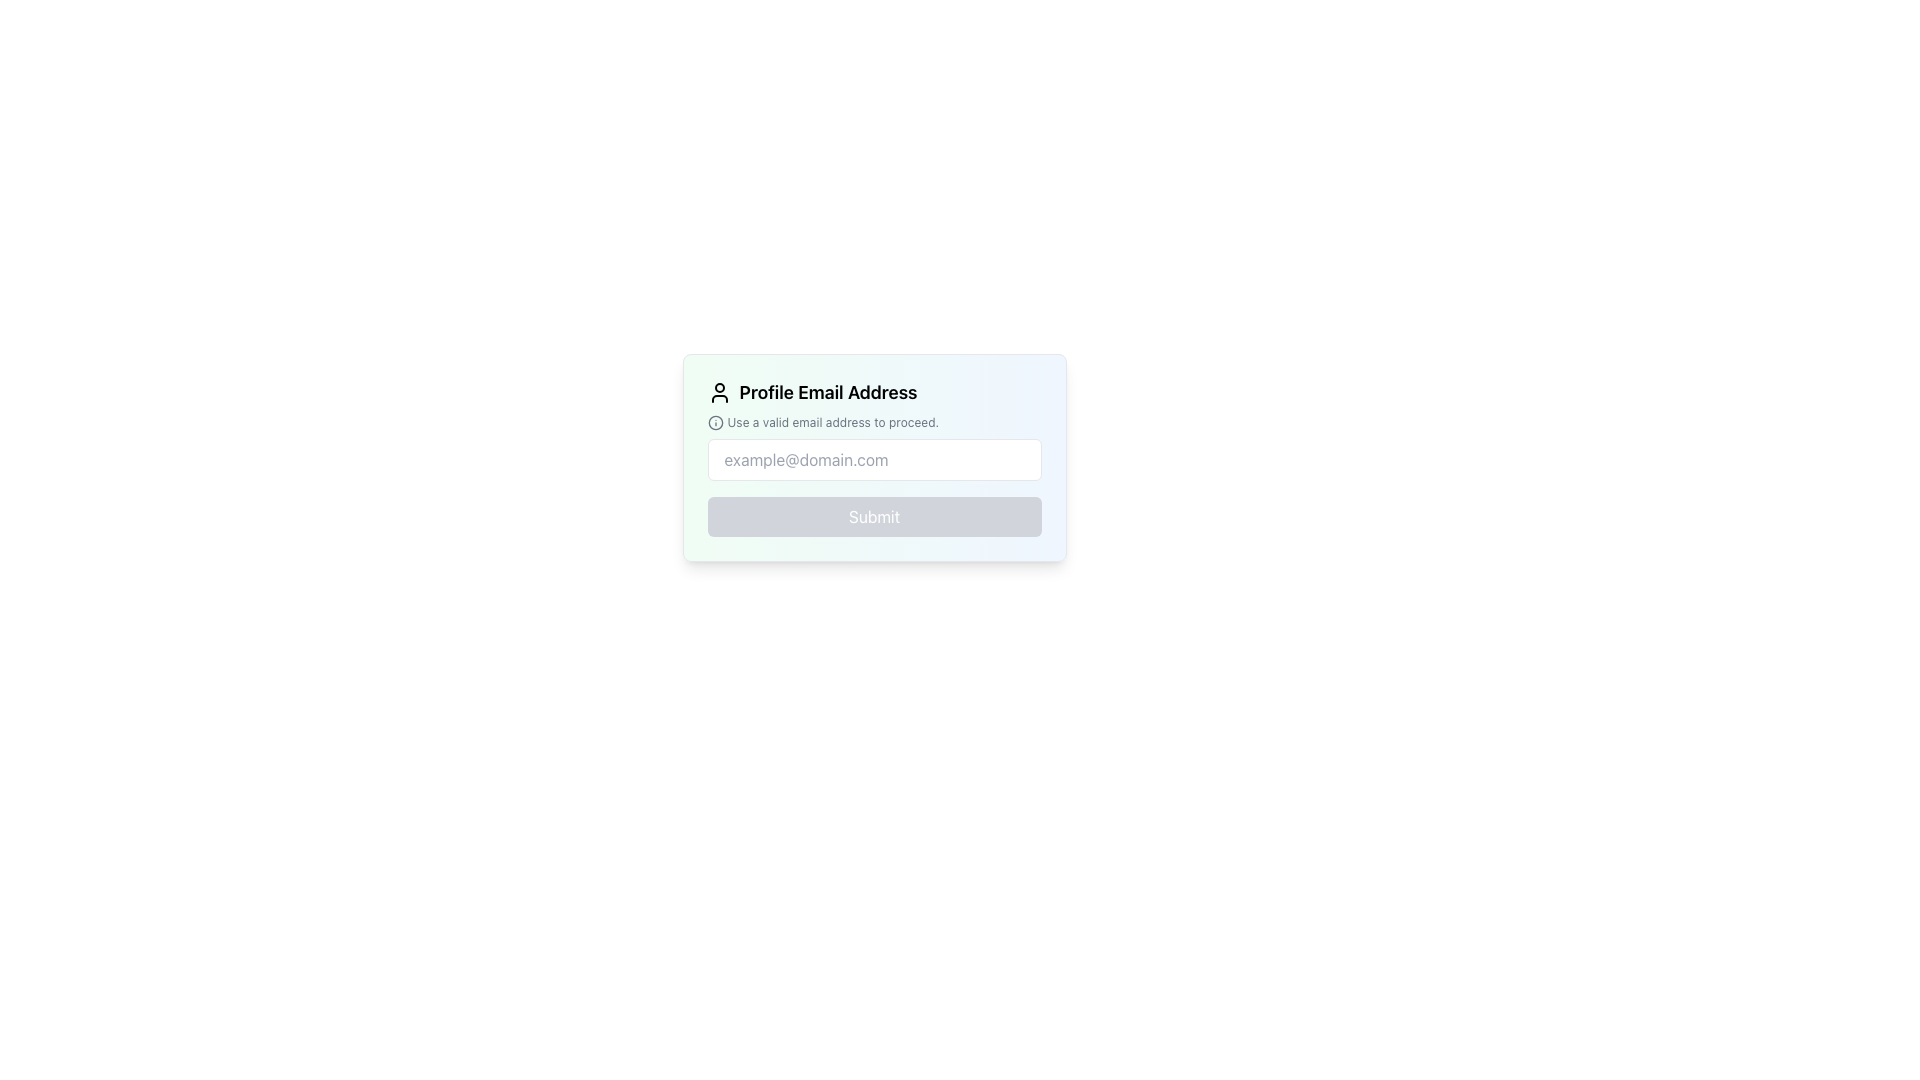  I want to click on the Text label with an informational icon that instructs the user about the requirement of a valid email address, located below the title 'Profile Email Address' and above the email input field, so click(874, 422).